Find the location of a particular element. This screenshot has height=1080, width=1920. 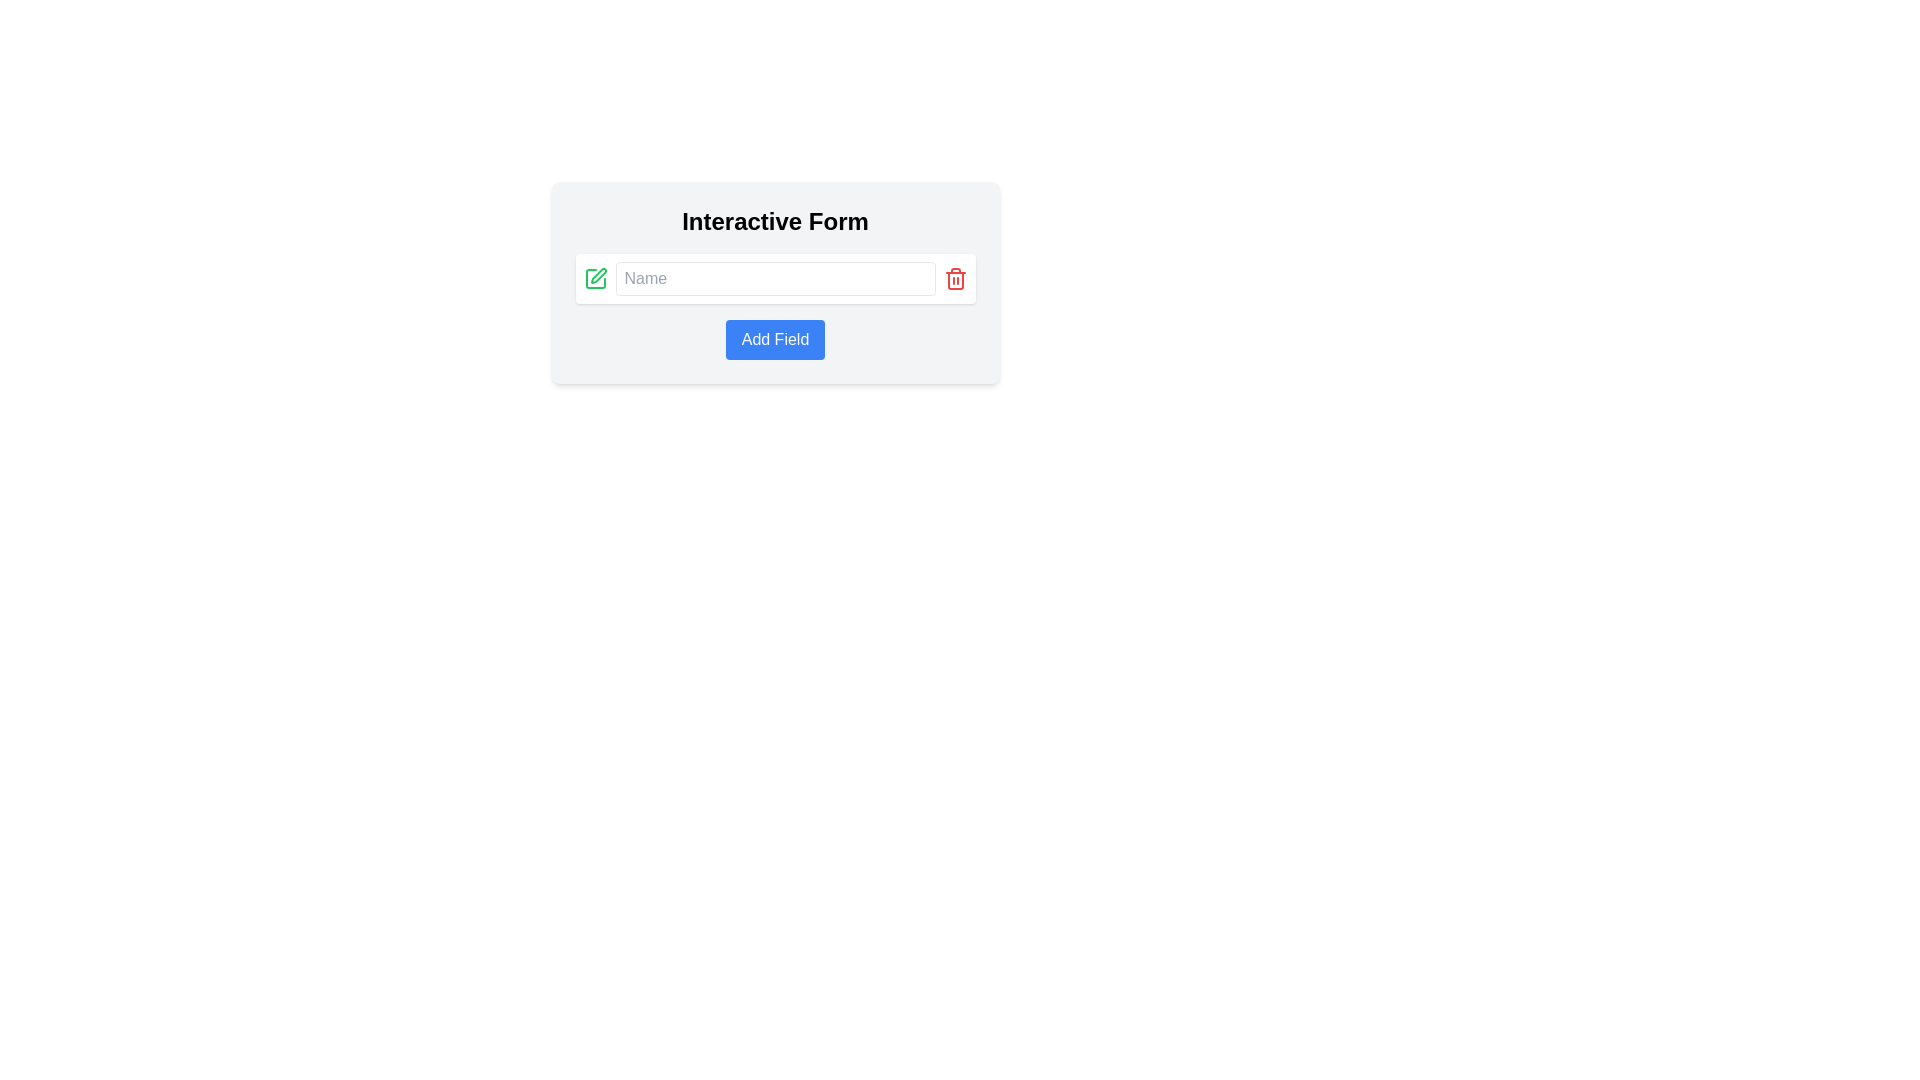

the input field with placeholder text 'Name' located within the interactive form to enable text entry is located at coordinates (774, 278).